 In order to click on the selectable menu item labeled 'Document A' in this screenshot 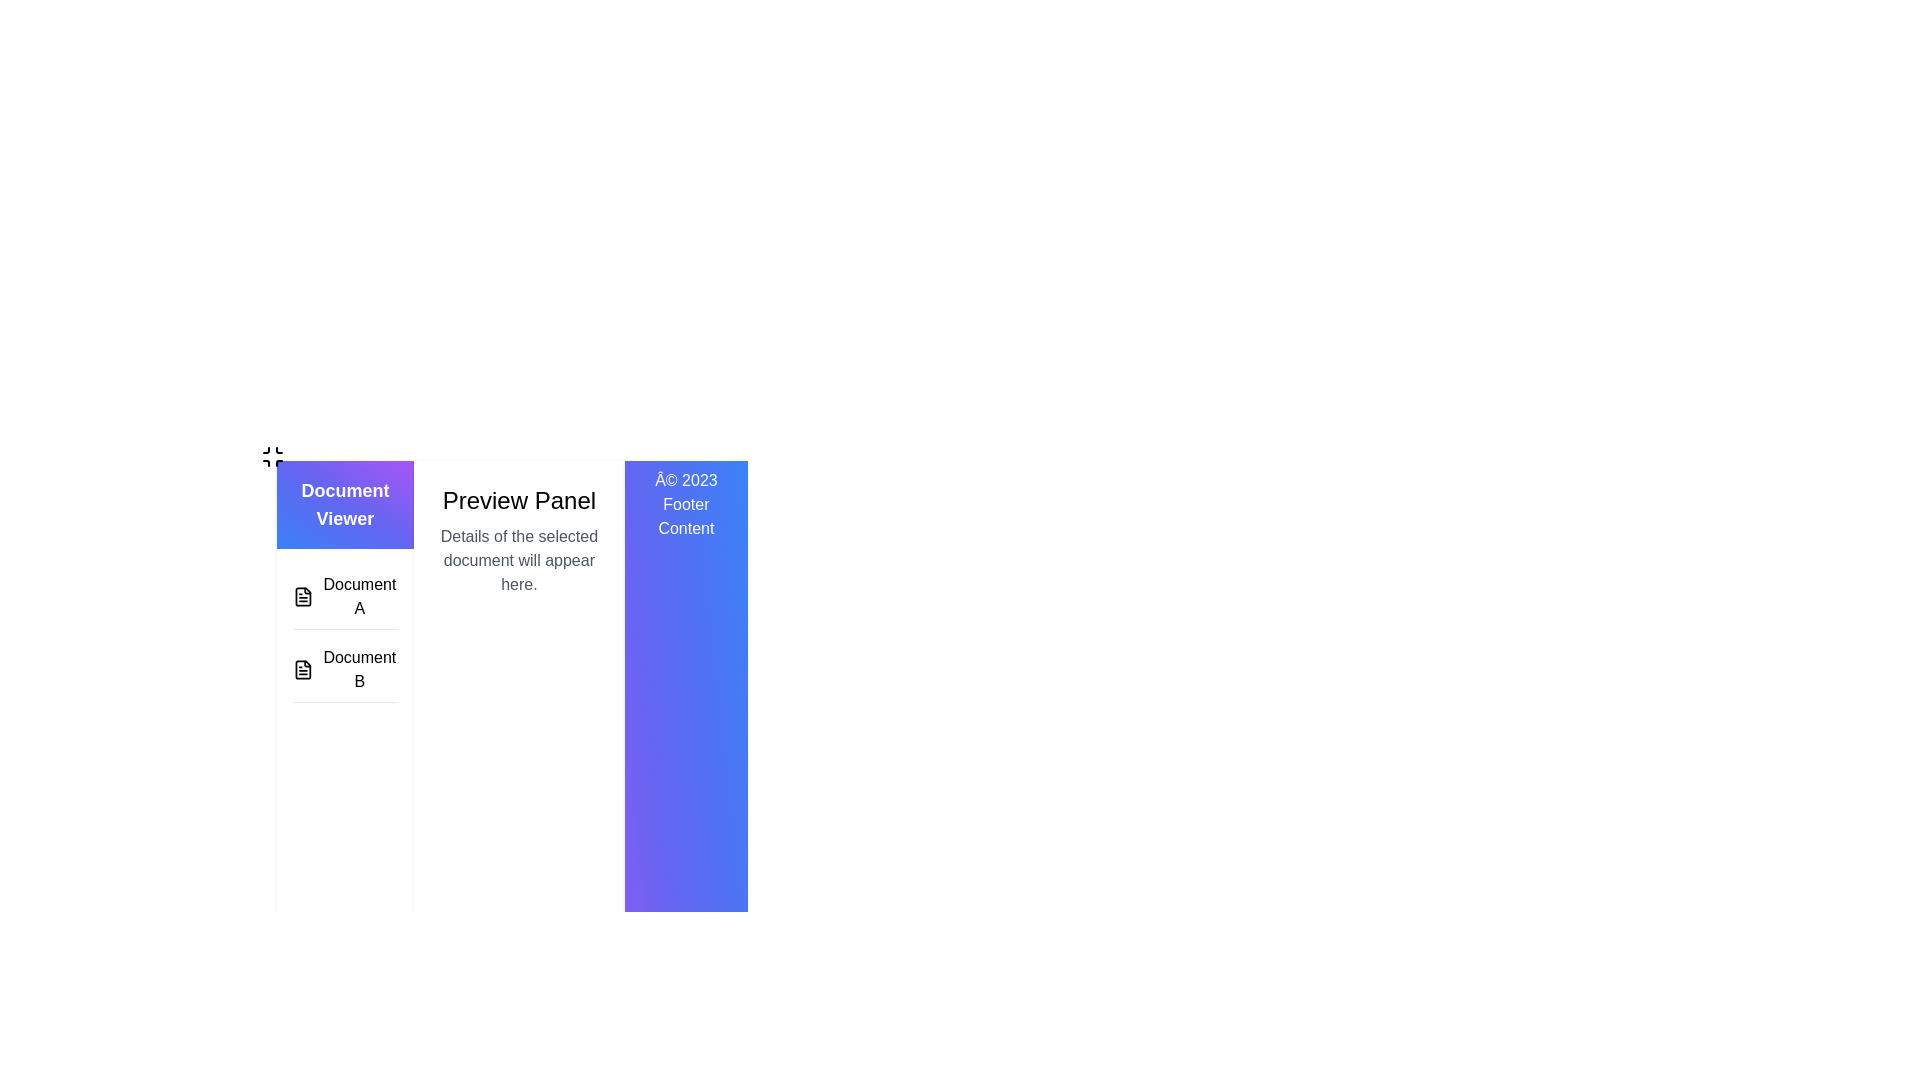, I will do `click(345, 596)`.